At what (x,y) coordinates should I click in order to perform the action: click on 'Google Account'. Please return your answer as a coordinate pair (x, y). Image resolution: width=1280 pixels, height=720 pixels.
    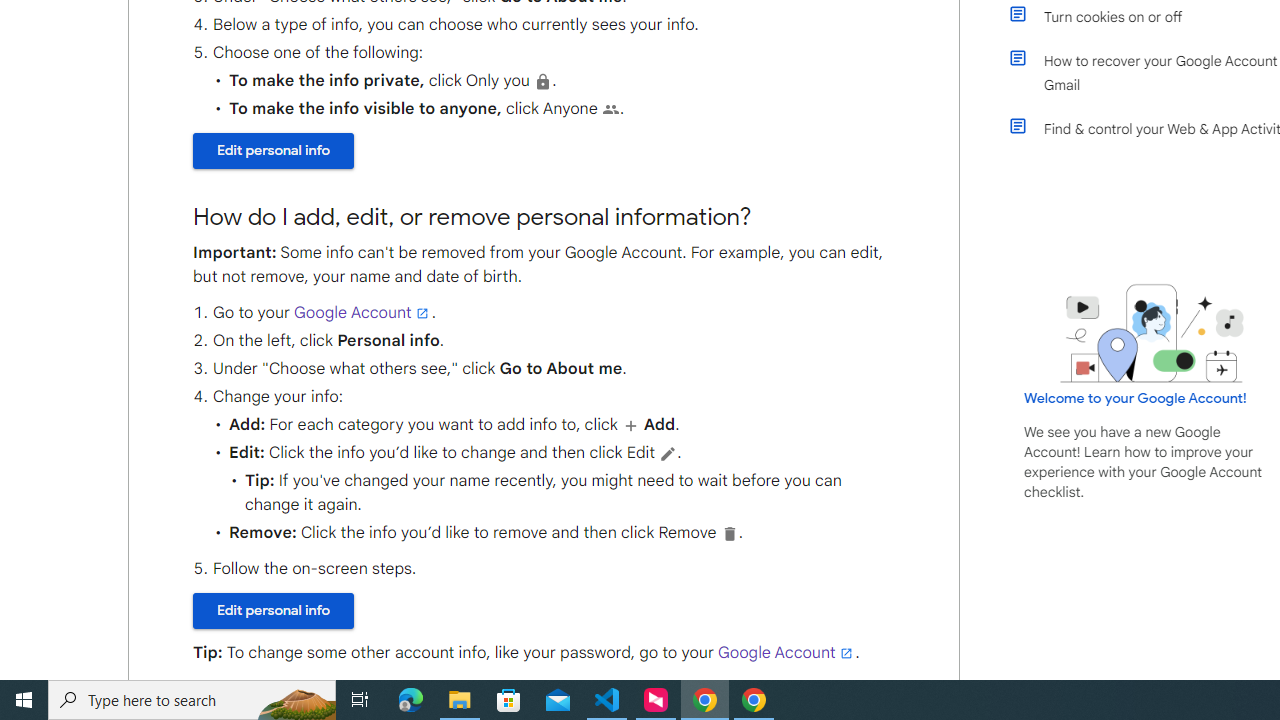
    Looking at the image, I should click on (785, 653).